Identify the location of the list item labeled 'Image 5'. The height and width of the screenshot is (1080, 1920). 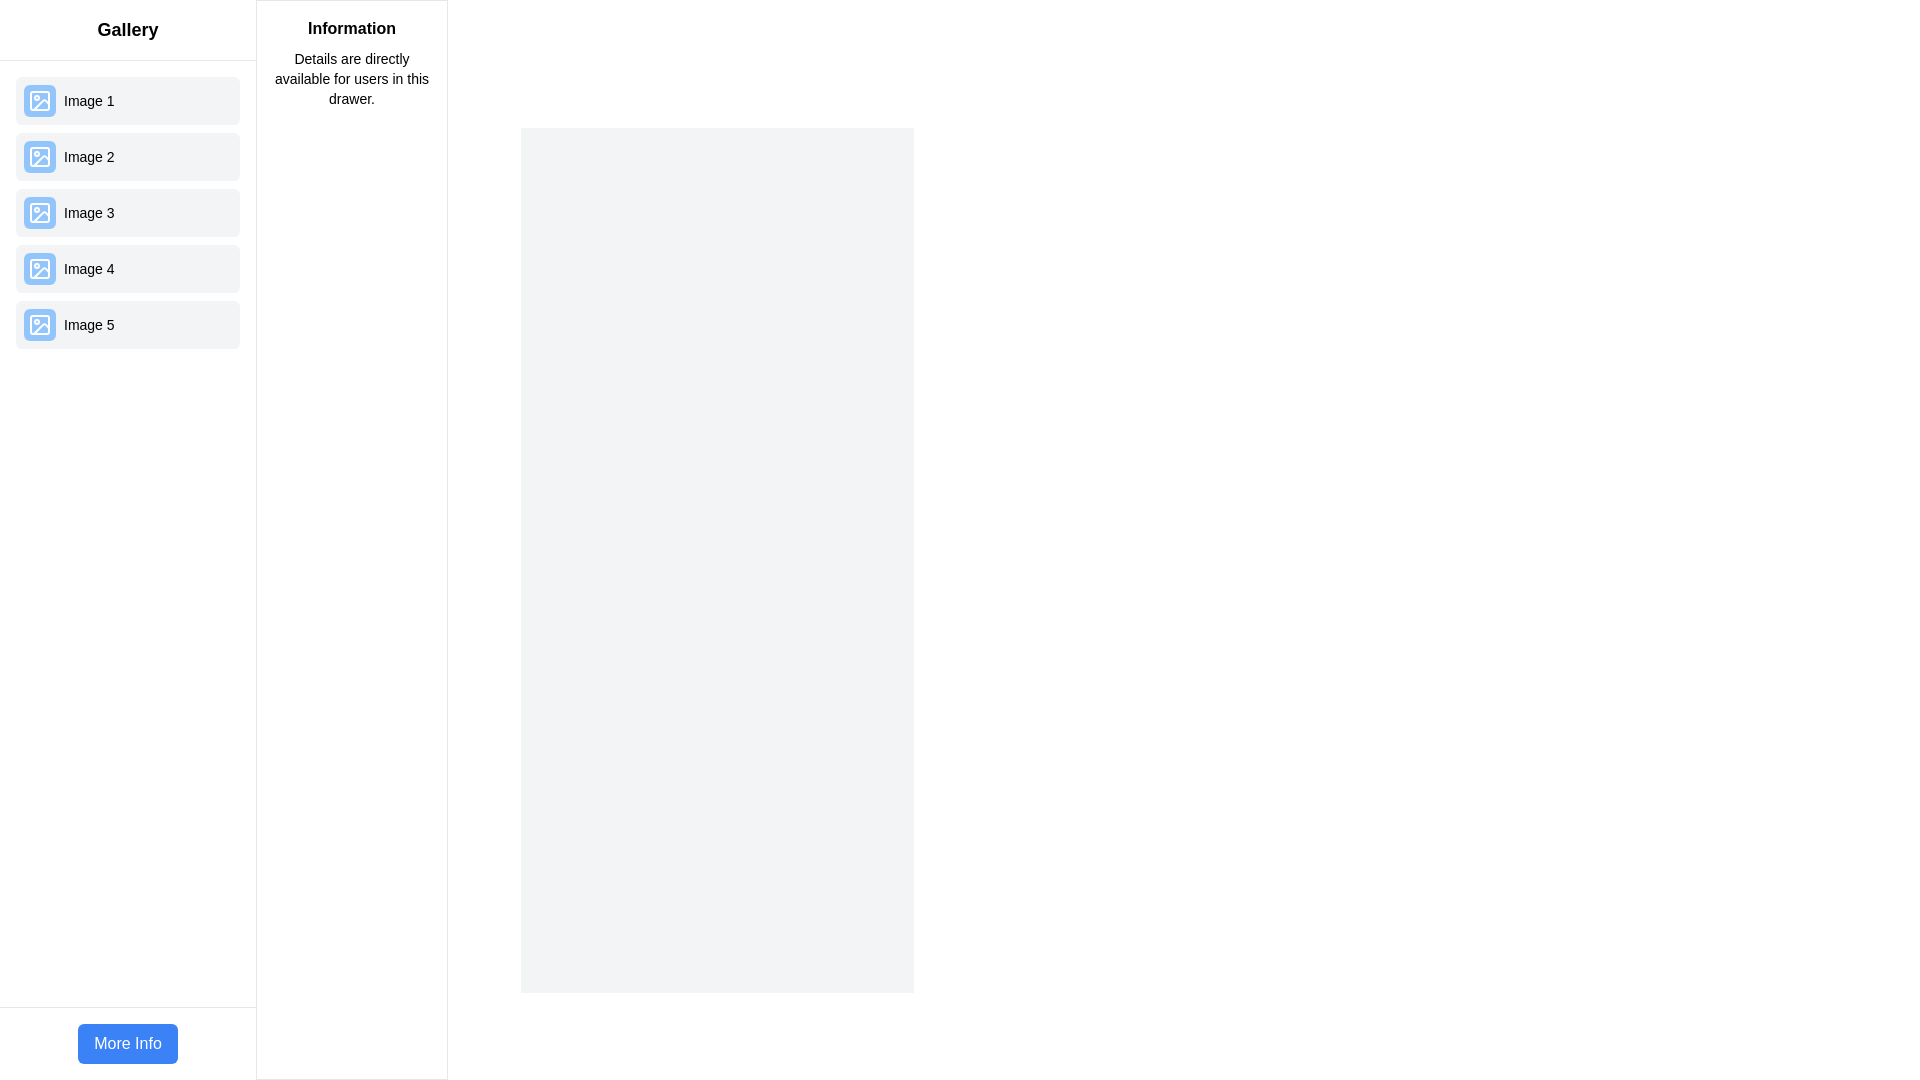
(127, 323).